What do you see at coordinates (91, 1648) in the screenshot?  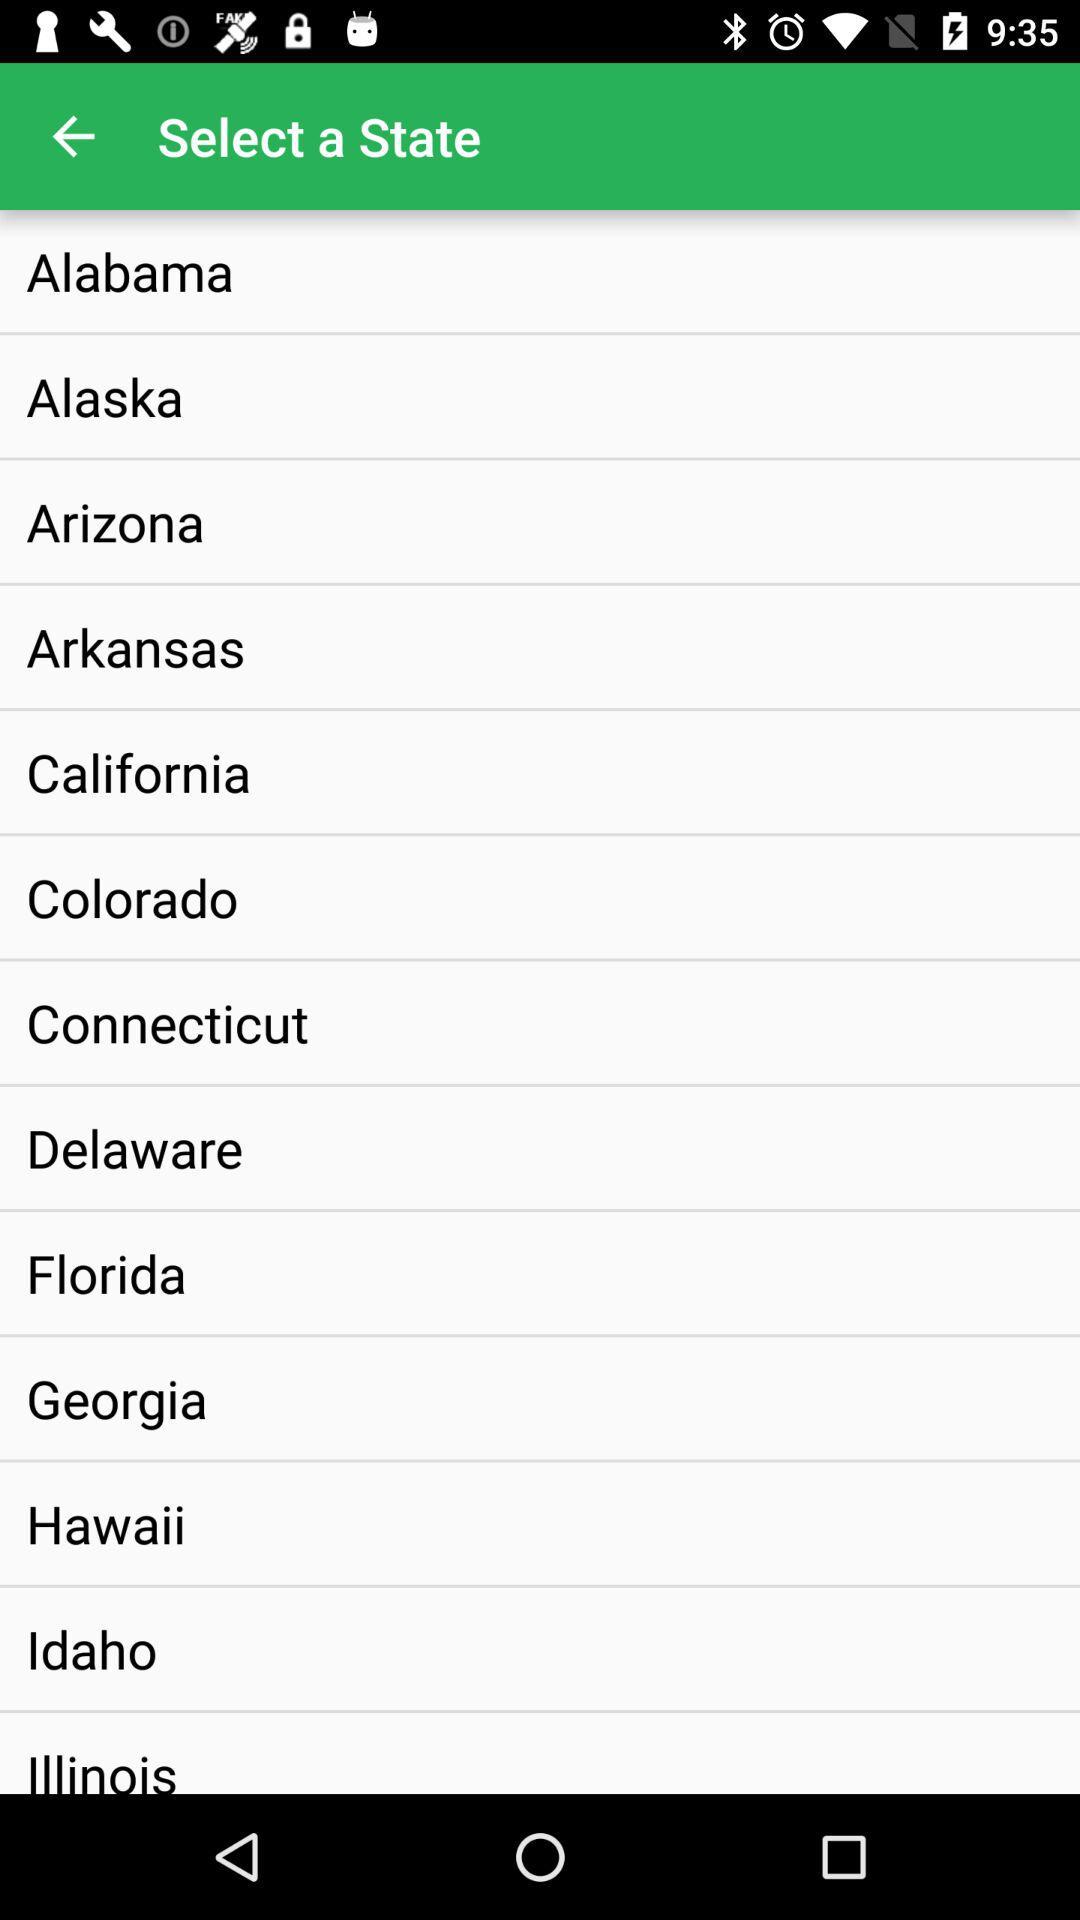 I see `idaho` at bounding box center [91, 1648].